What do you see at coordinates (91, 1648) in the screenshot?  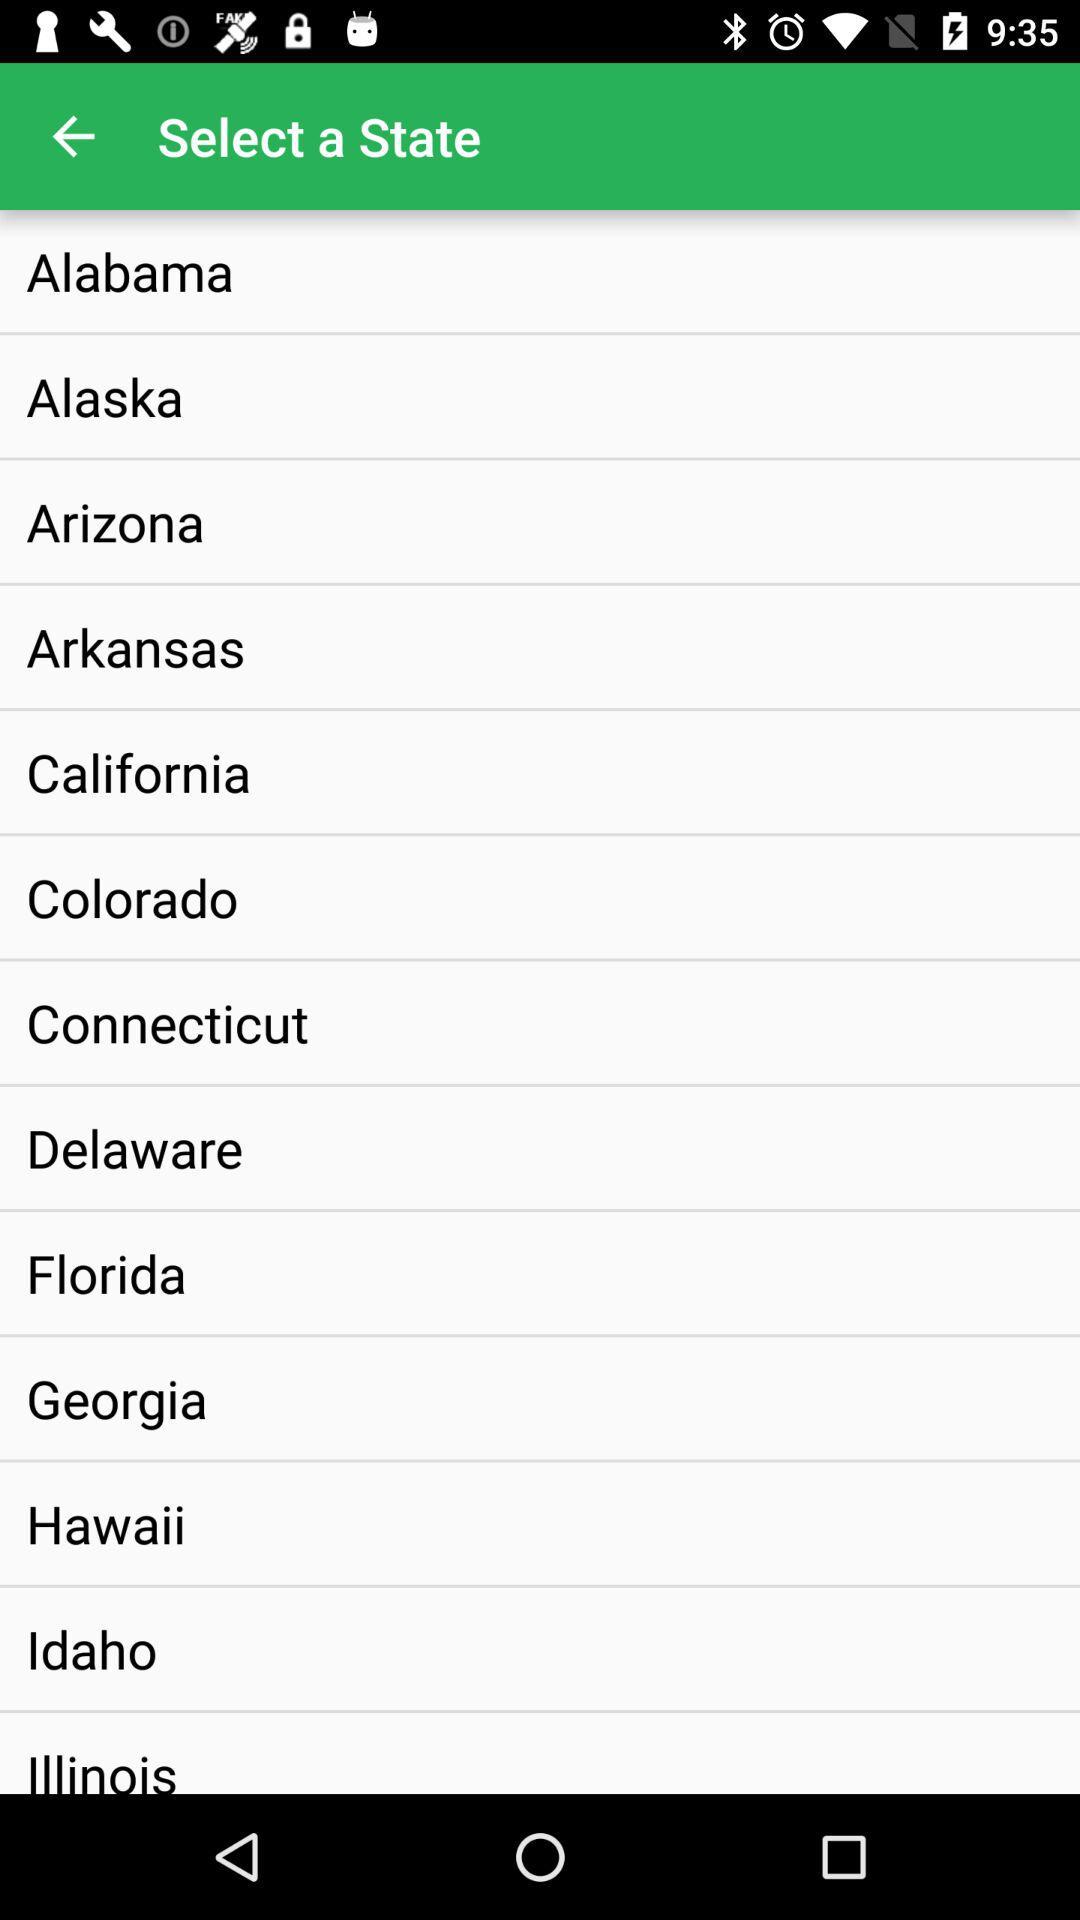 I see `idaho` at bounding box center [91, 1648].